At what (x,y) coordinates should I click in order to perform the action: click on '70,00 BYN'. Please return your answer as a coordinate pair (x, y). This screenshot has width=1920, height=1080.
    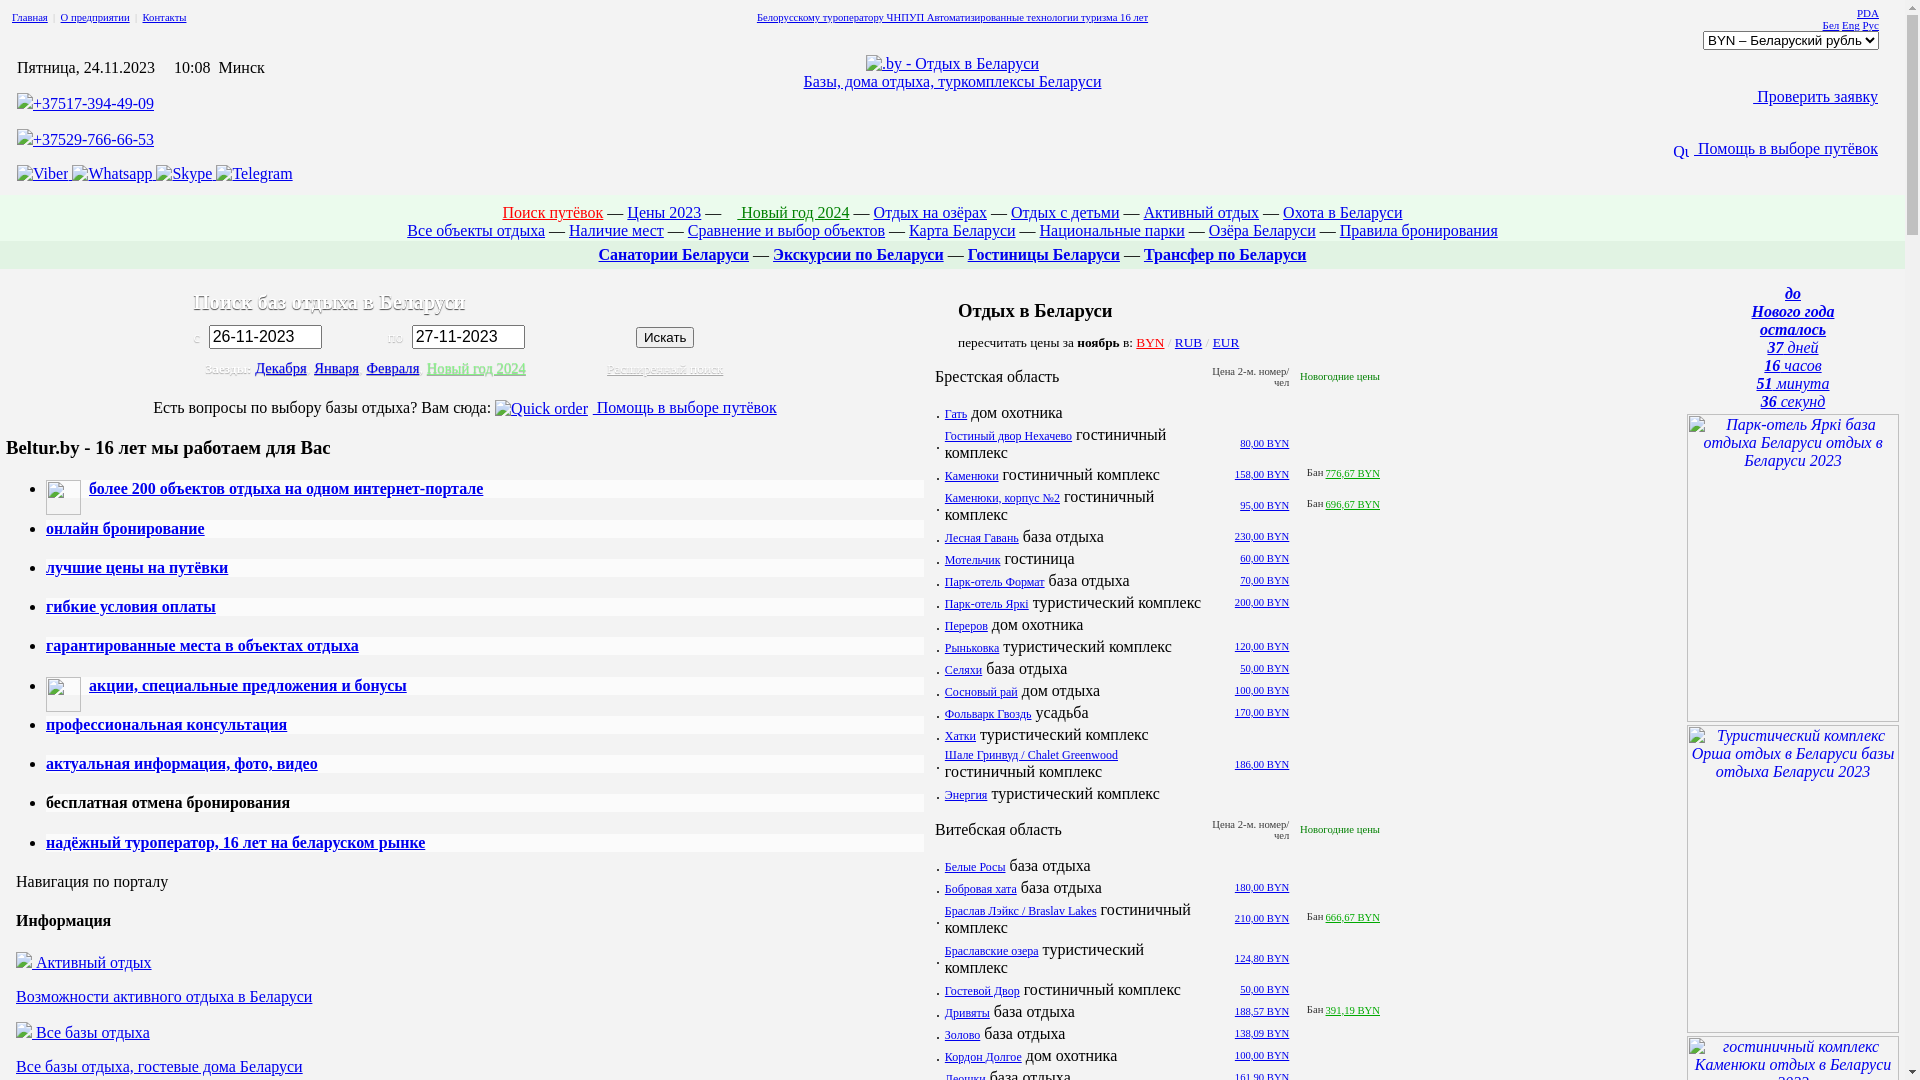
    Looking at the image, I should click on (1263, 580).